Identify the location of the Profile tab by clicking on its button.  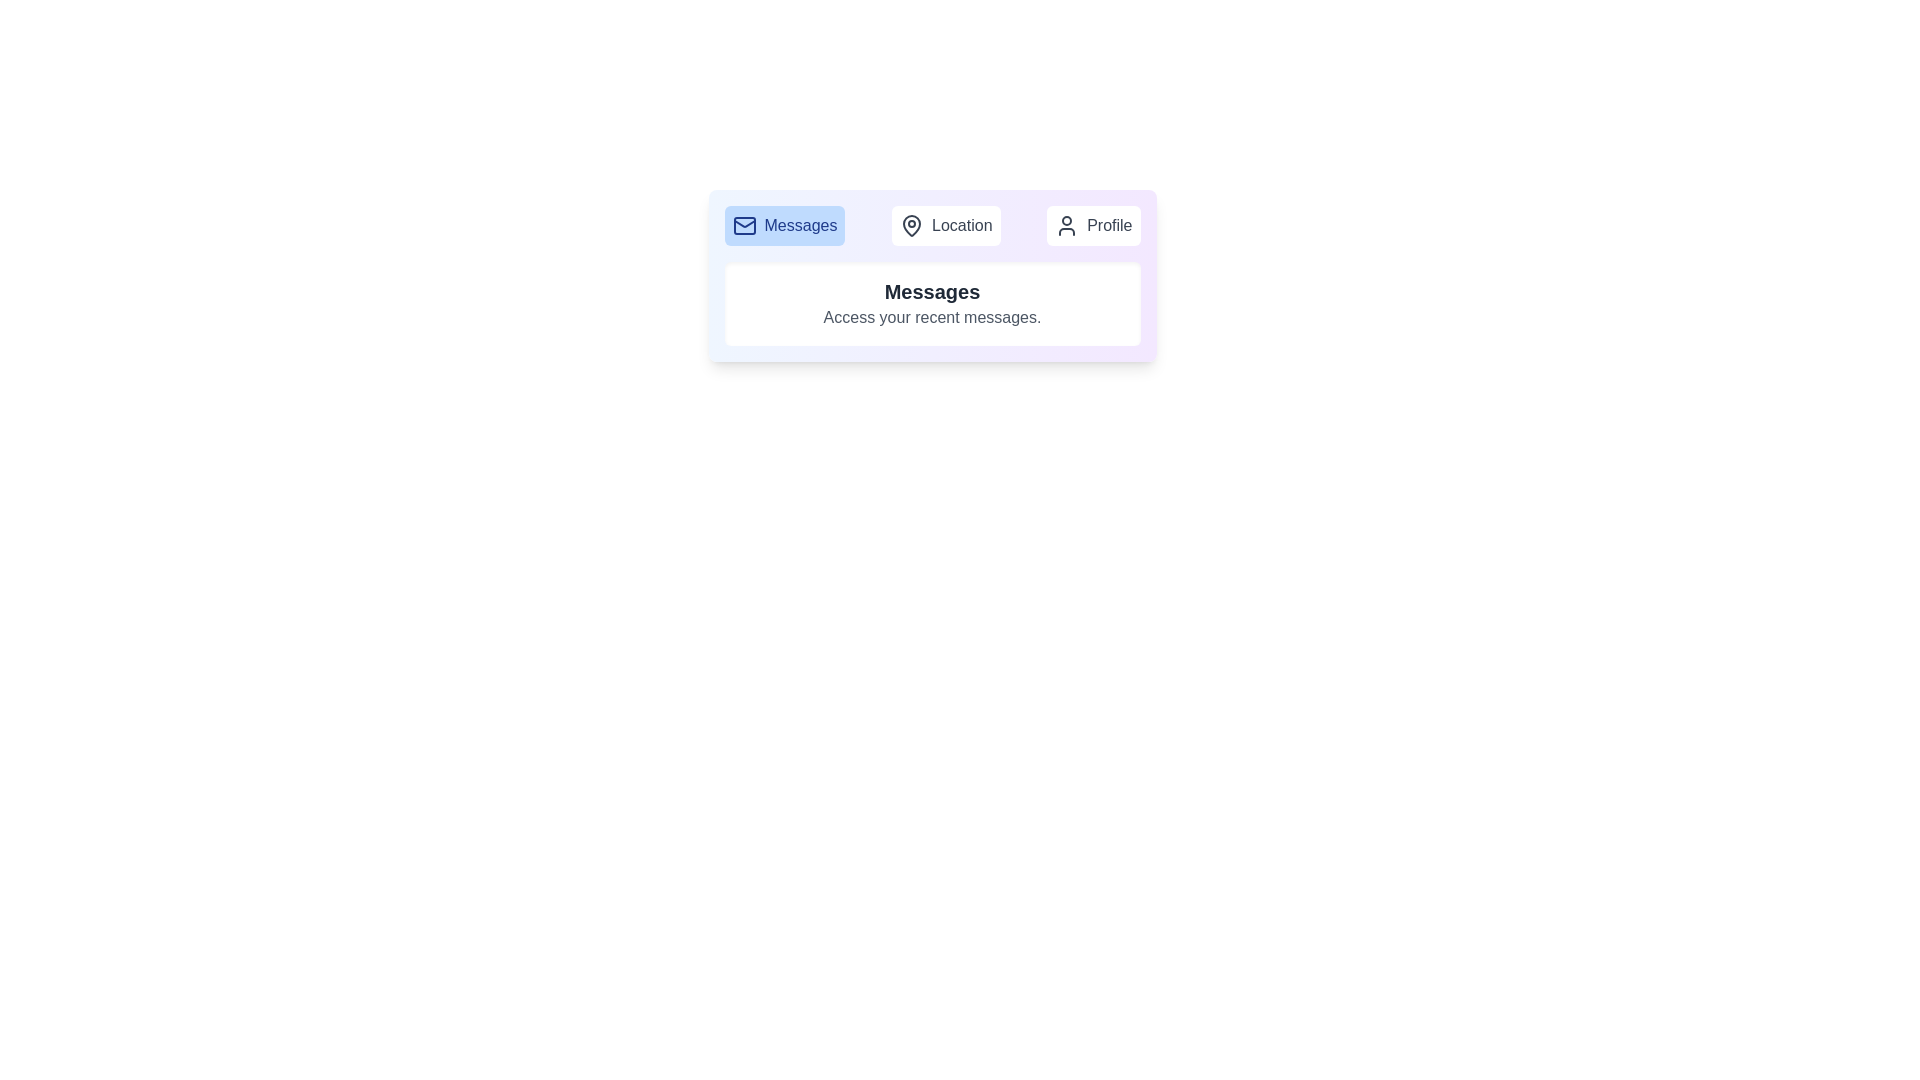
(1092, 225).